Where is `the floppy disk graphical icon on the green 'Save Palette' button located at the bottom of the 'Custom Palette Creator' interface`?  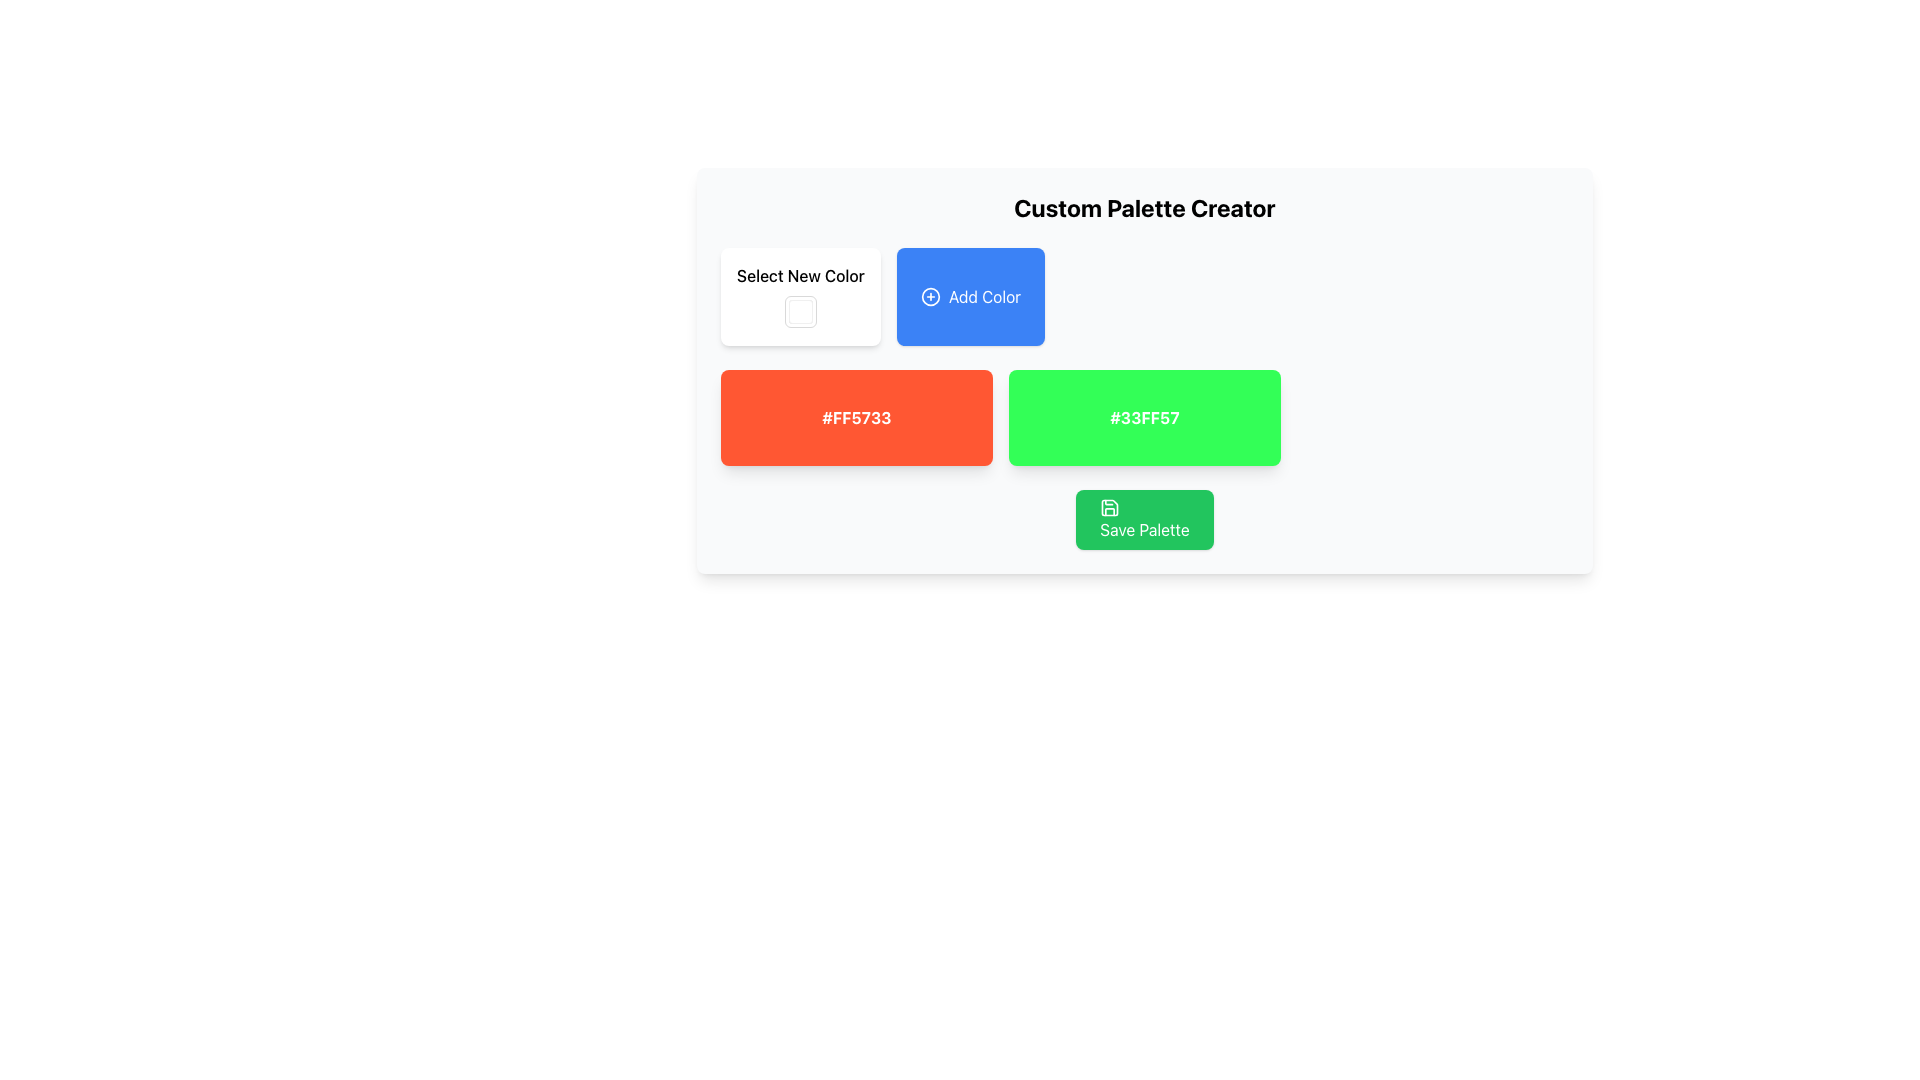 the floppy disk graphical icon on the green 'Save Palette' button located at the bottom of the 'Custom Palette Creator' interface is located at coordinates (1109, 507).